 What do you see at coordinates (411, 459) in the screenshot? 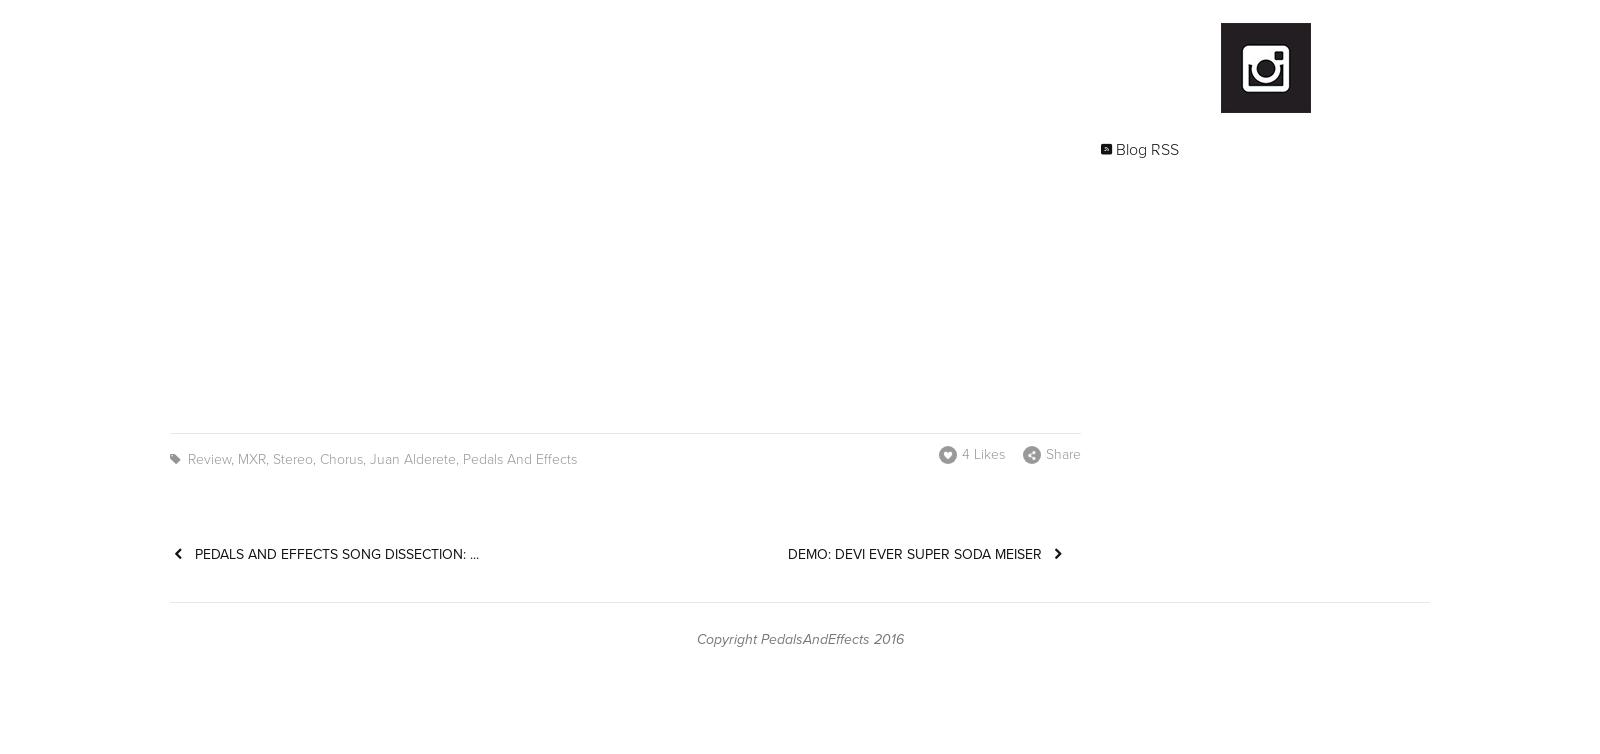
I see `'Juan Alderete'` at bounding box center [411, 459].